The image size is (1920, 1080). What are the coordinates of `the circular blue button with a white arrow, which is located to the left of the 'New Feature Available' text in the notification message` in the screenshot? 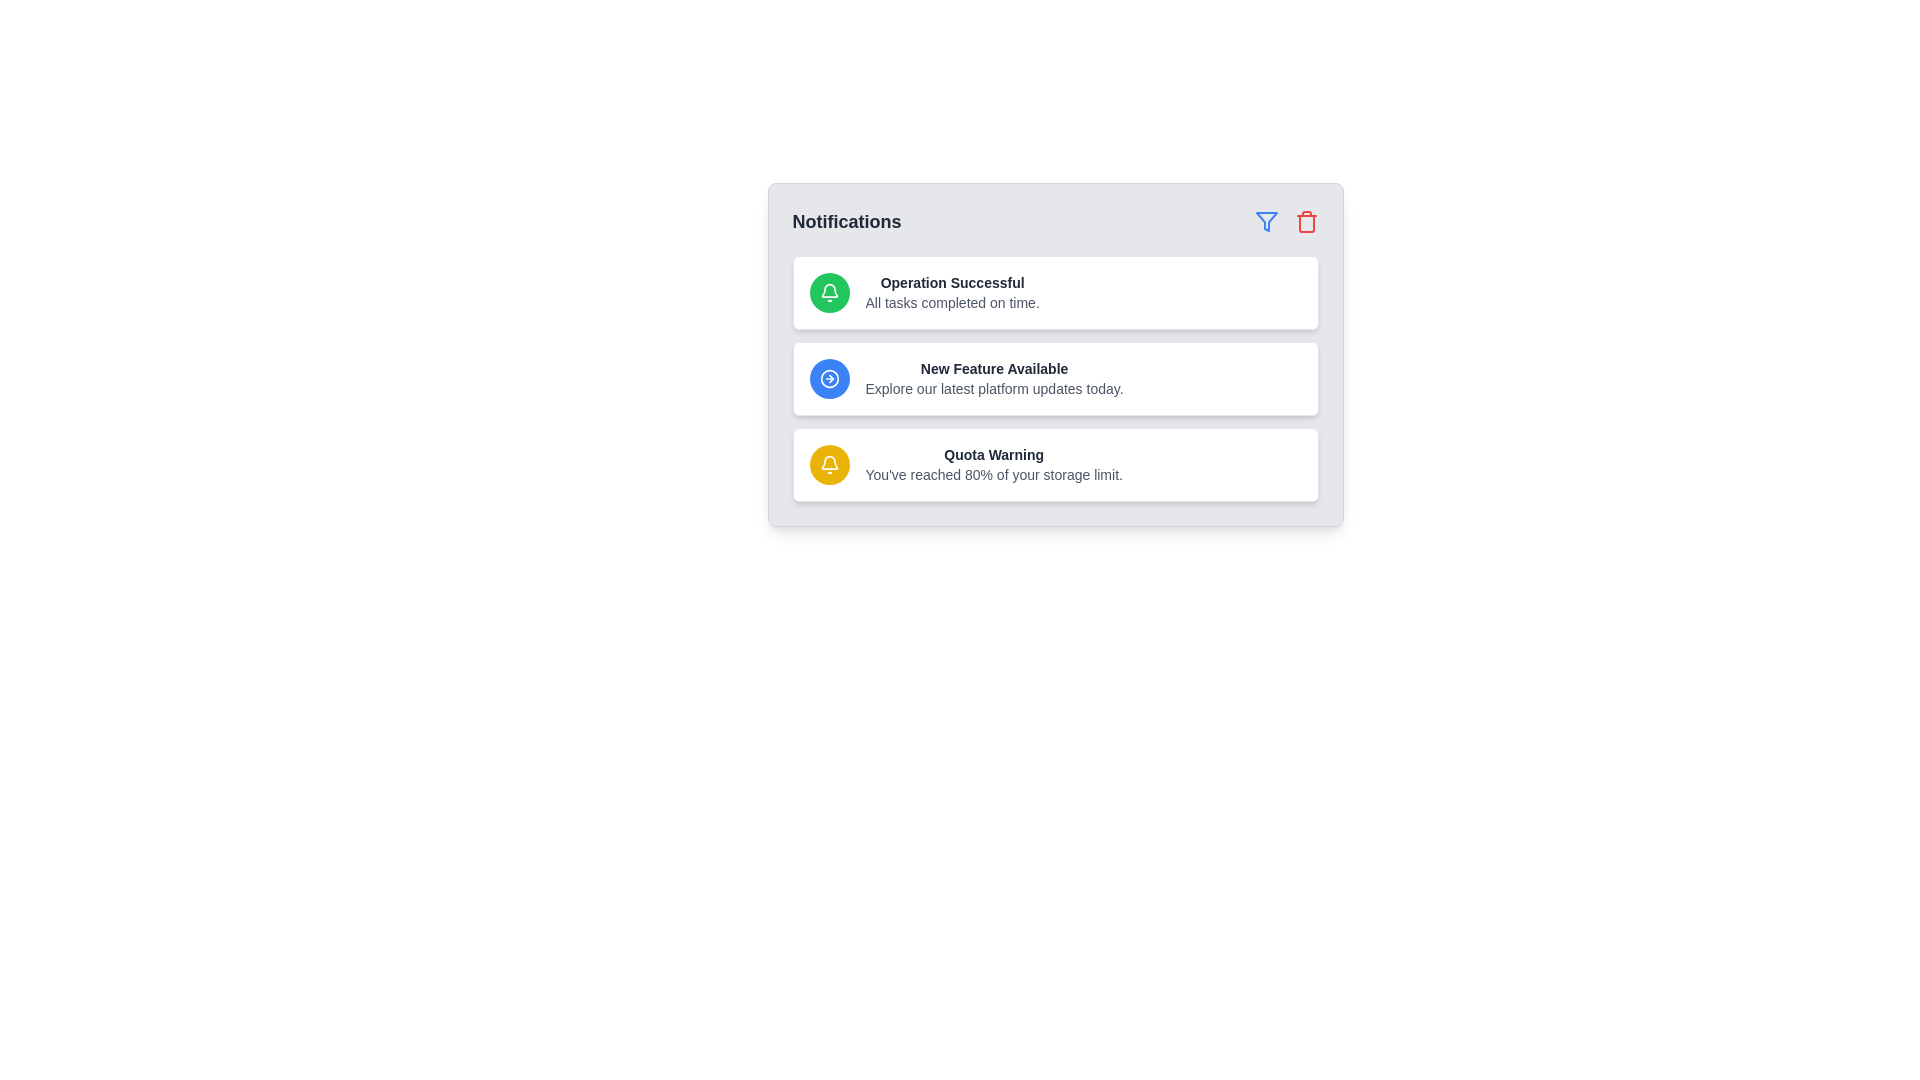 It's located at (829, 378).